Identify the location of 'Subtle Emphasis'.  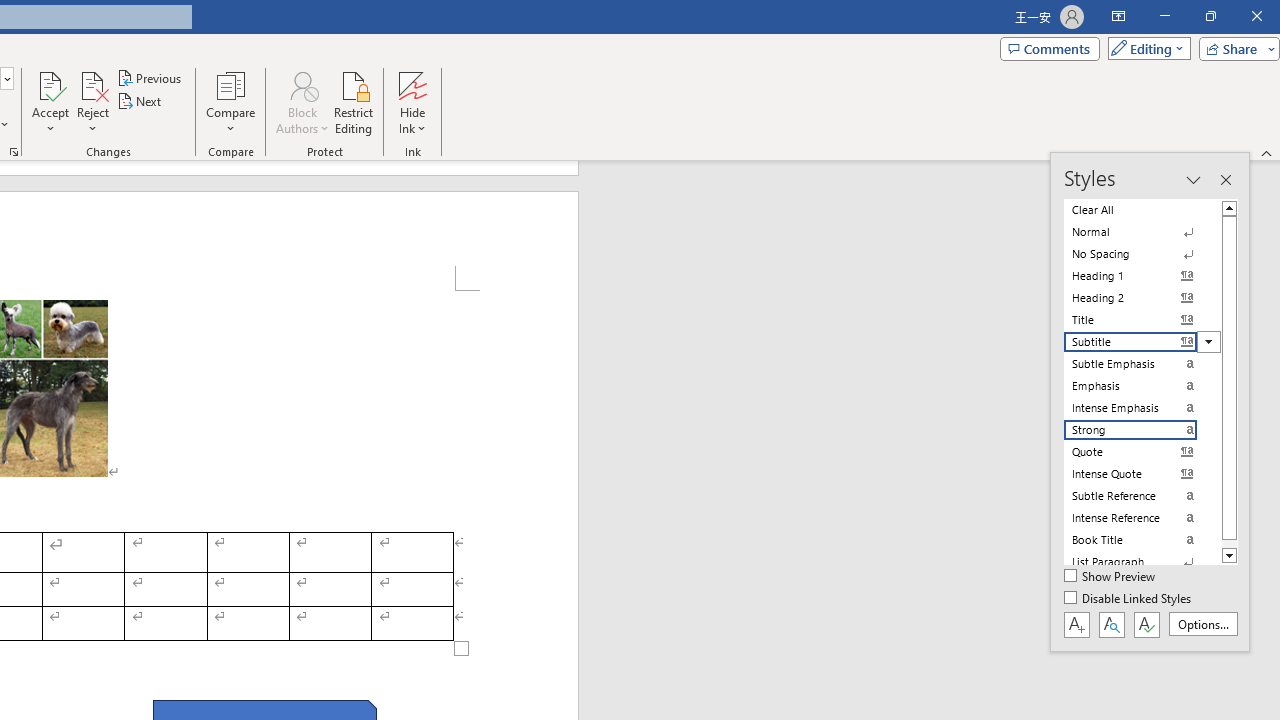
(1142, 363).